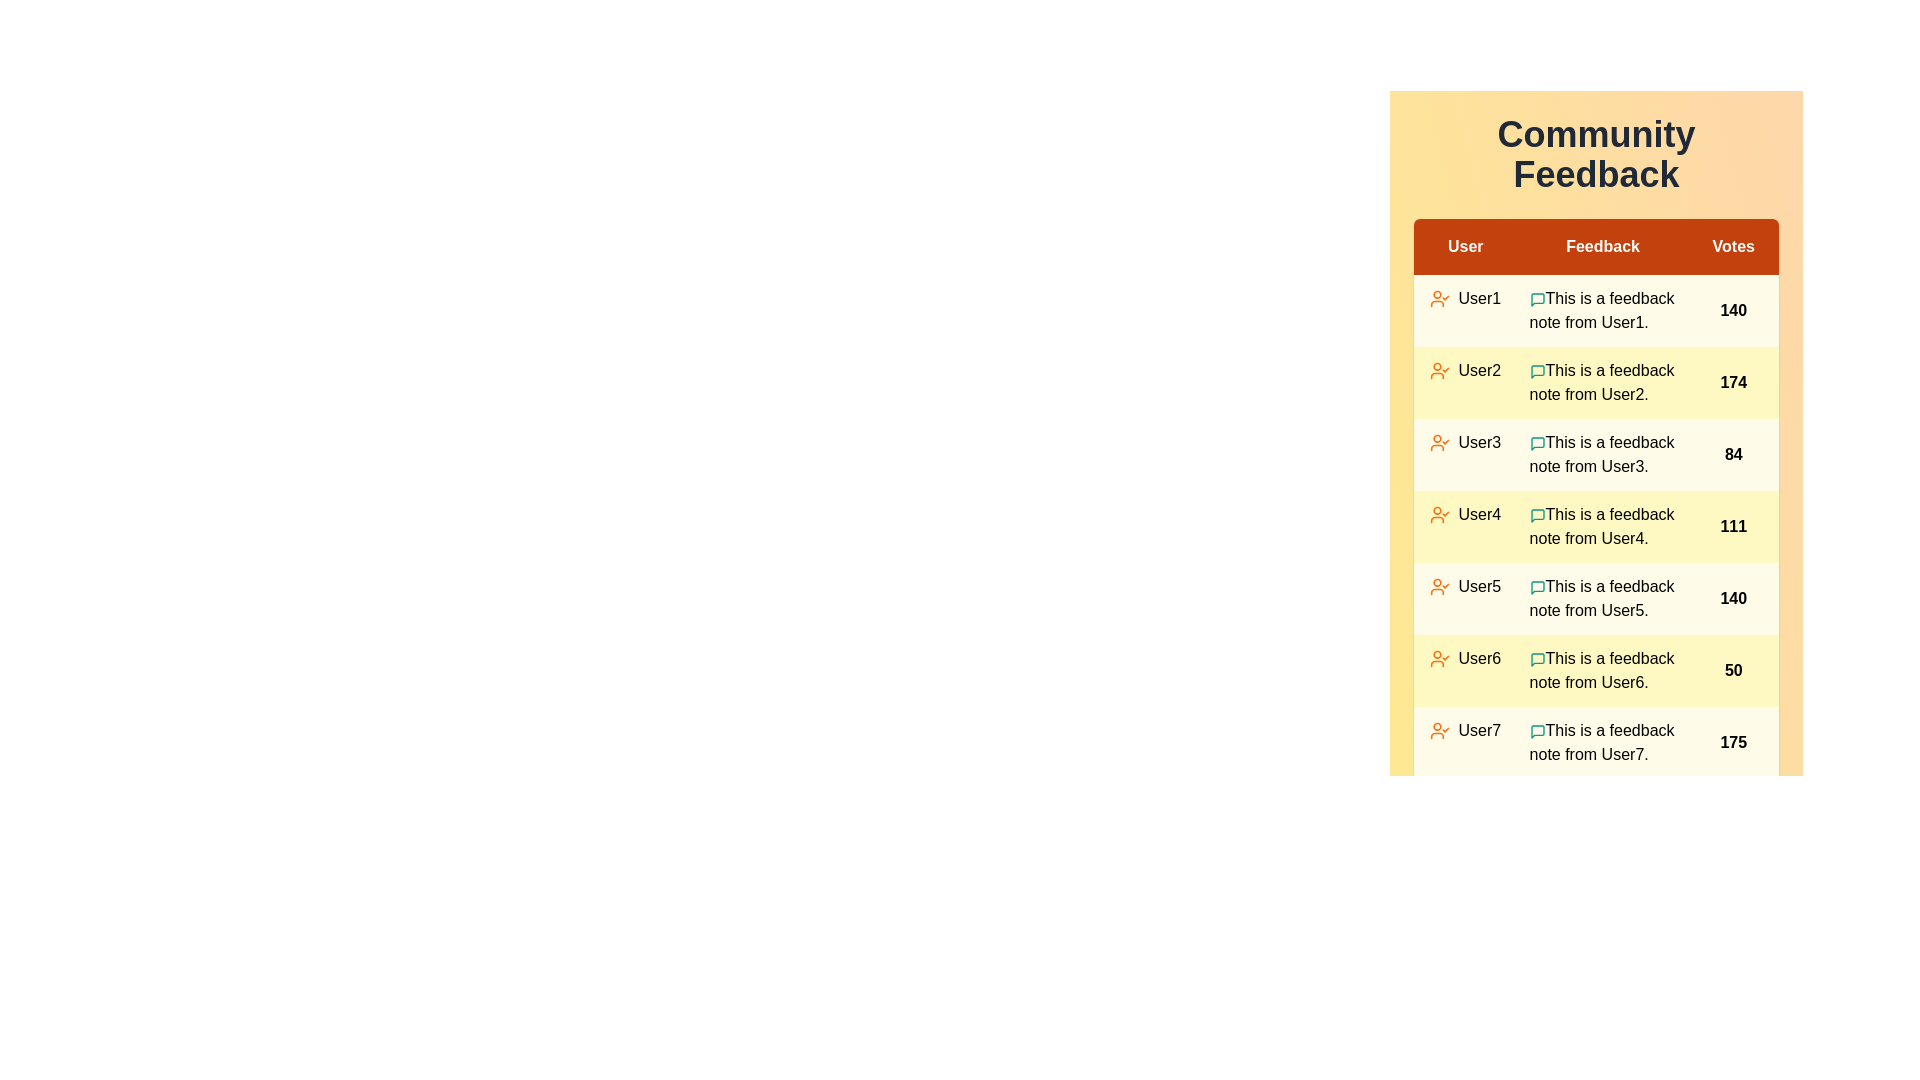 The image size is (1920, 1080). Describe the element at coordinates (1440, 442) in the screenshot. I see `the user icon corresponding to User3 to view their details` at that location.